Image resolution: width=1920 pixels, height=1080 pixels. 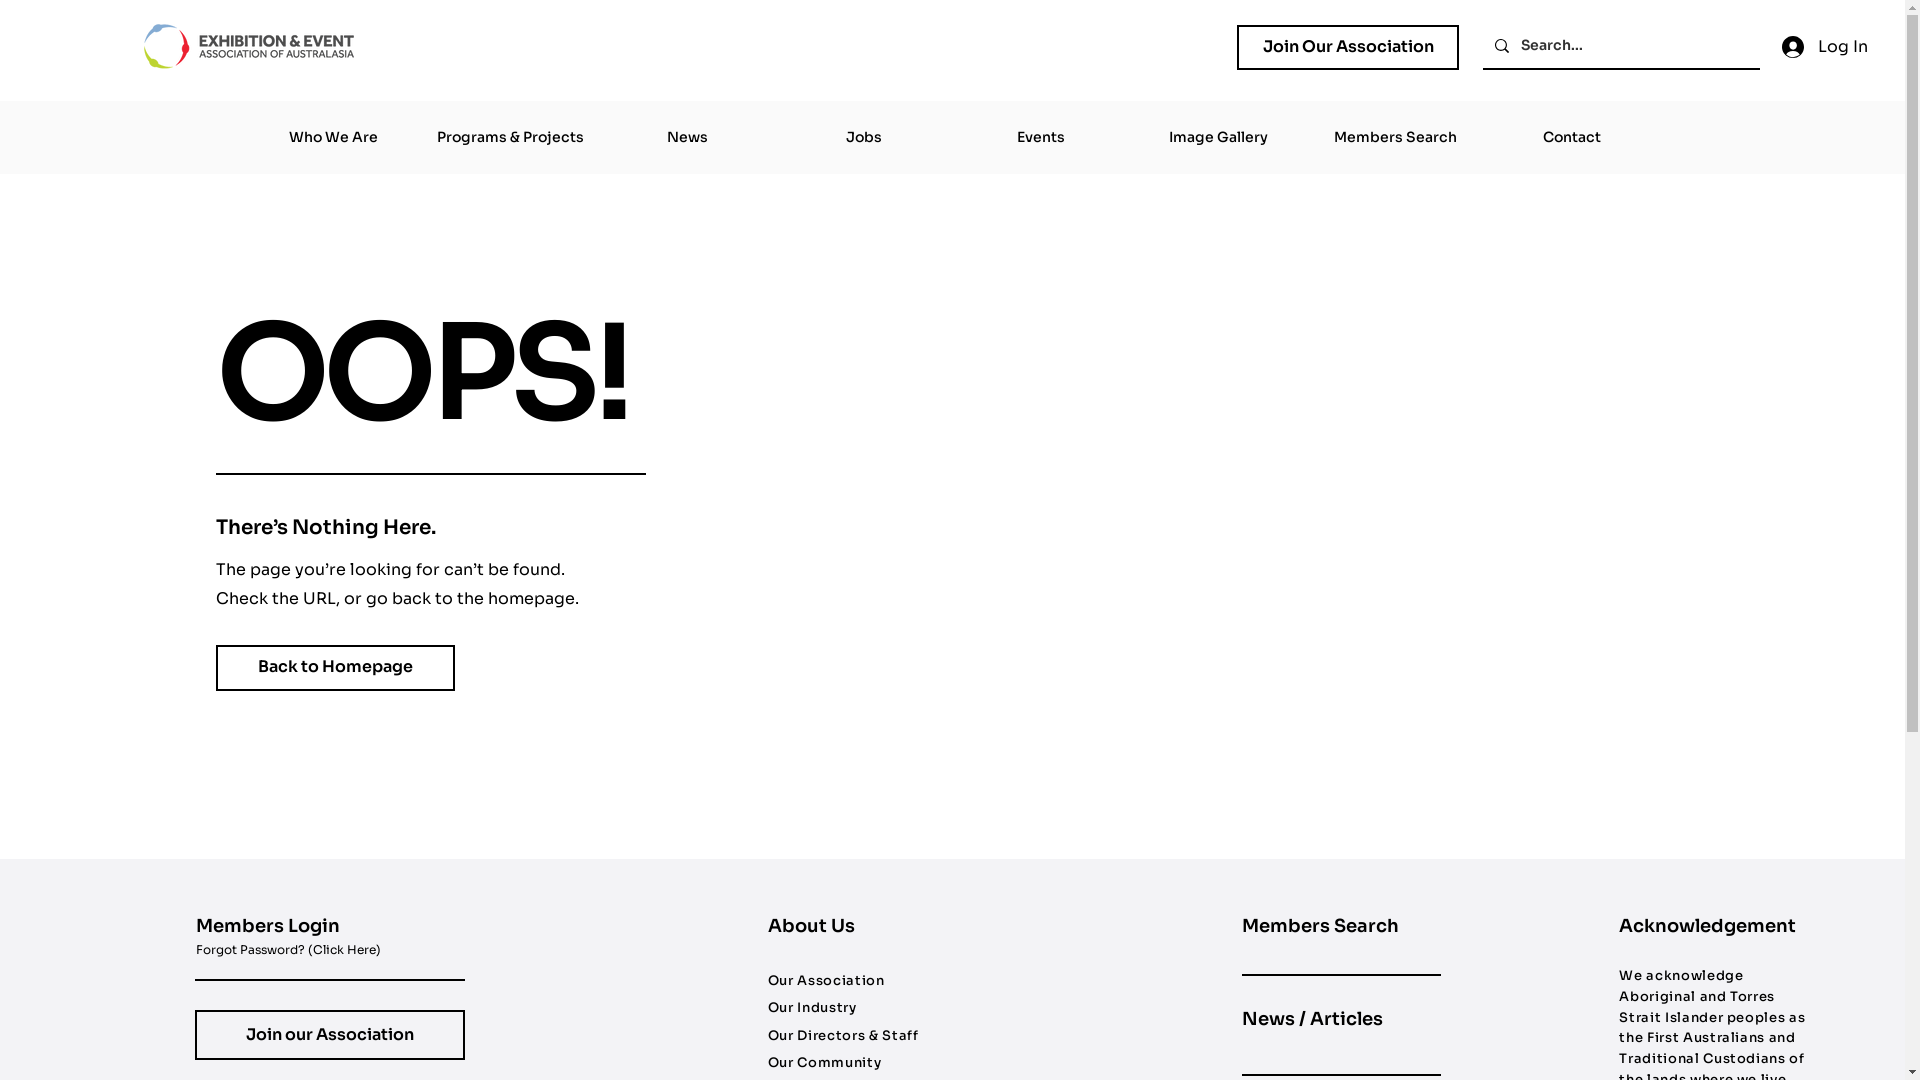 What do you see at coordinates (767, 1035) in the screenshot?
I see `'Our Directors & Staff'` at bounding box center [767, 1035].